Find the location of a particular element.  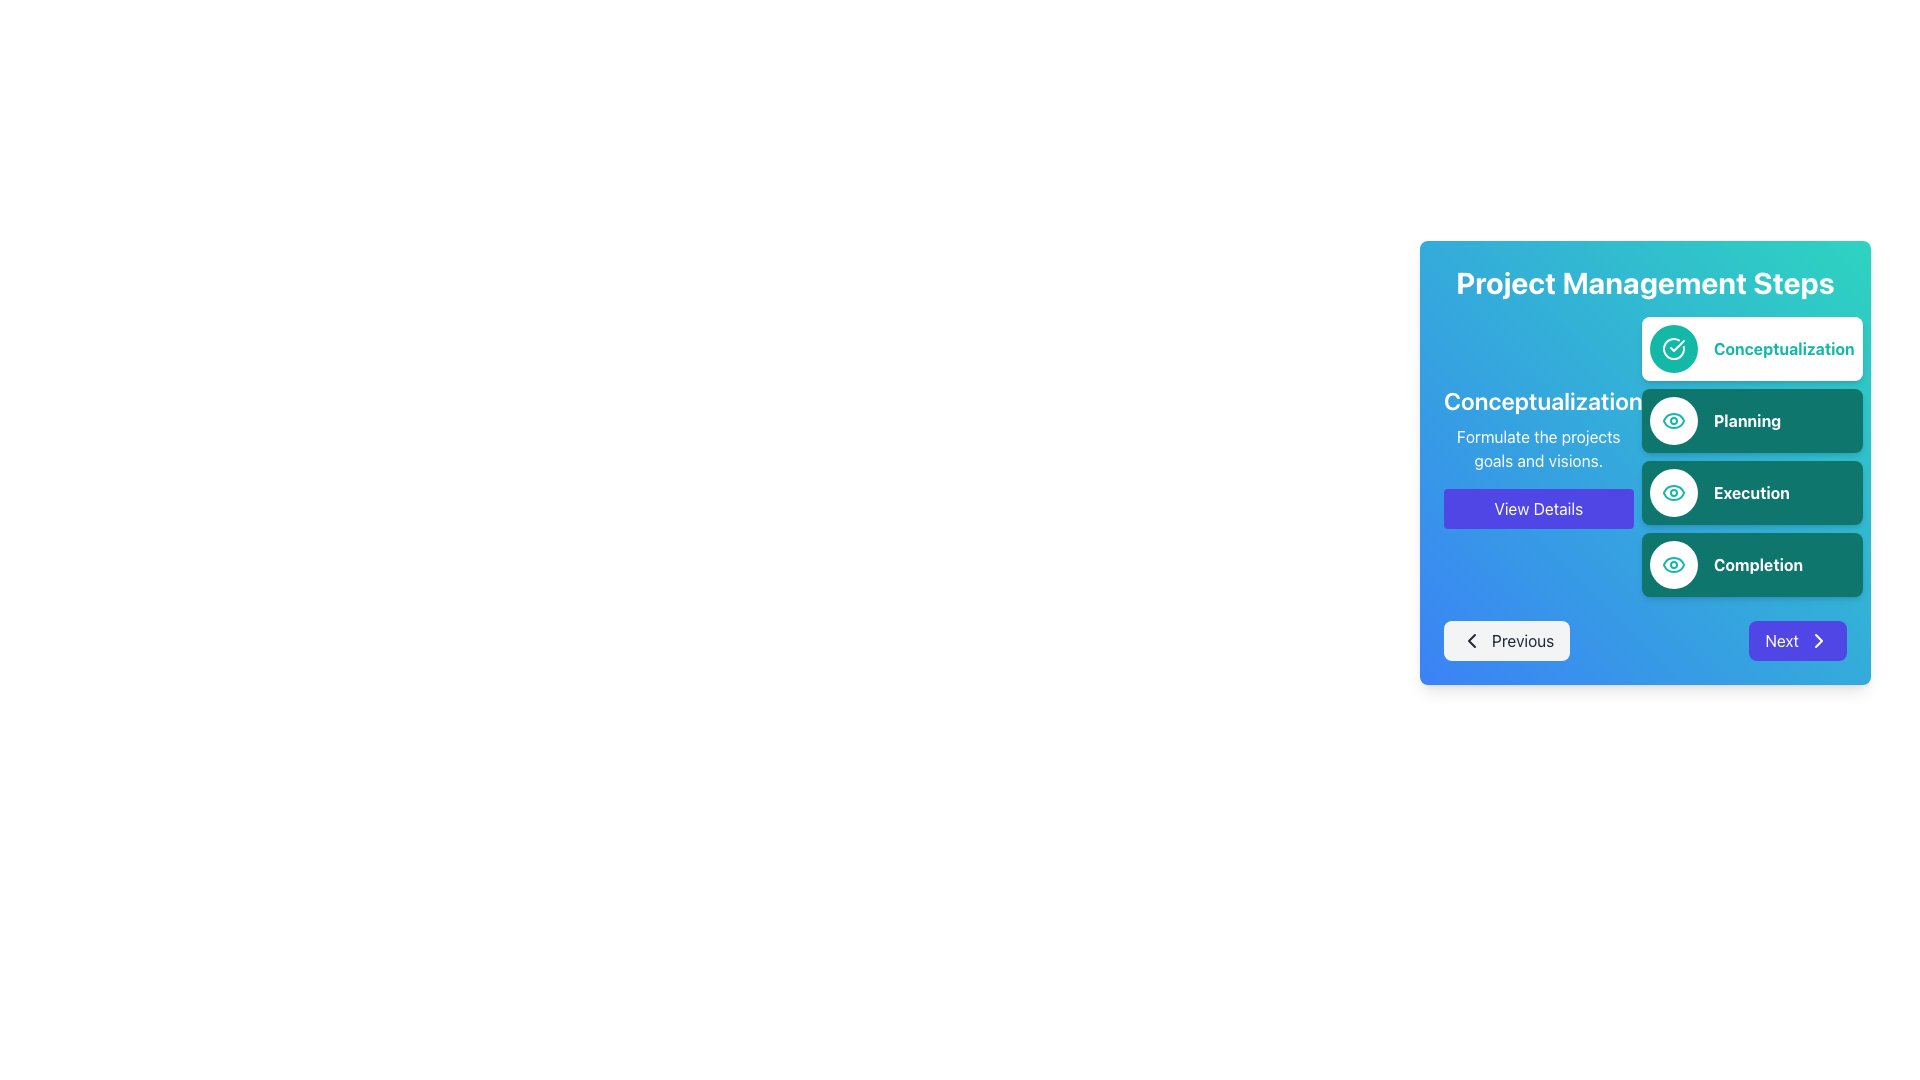

the 'Previous' button, which is a rectangular button with rounded corners, displaying the text 'Previous' and a leftward chevron icon, indicating a disabled state is located at coordinates (1507, 640).